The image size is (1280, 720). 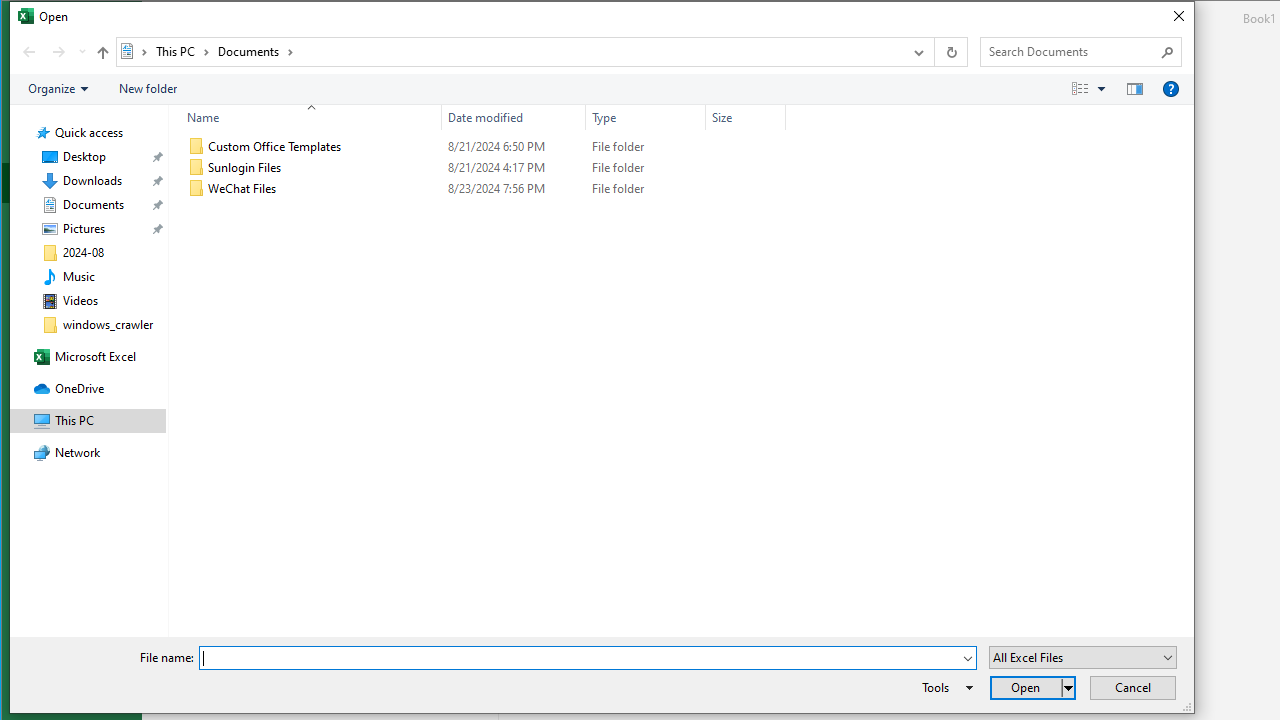 What do you see at coordinates (1171, 88) in the screenshot?
I see `'&Help'` at bounding box center [1171, 88].